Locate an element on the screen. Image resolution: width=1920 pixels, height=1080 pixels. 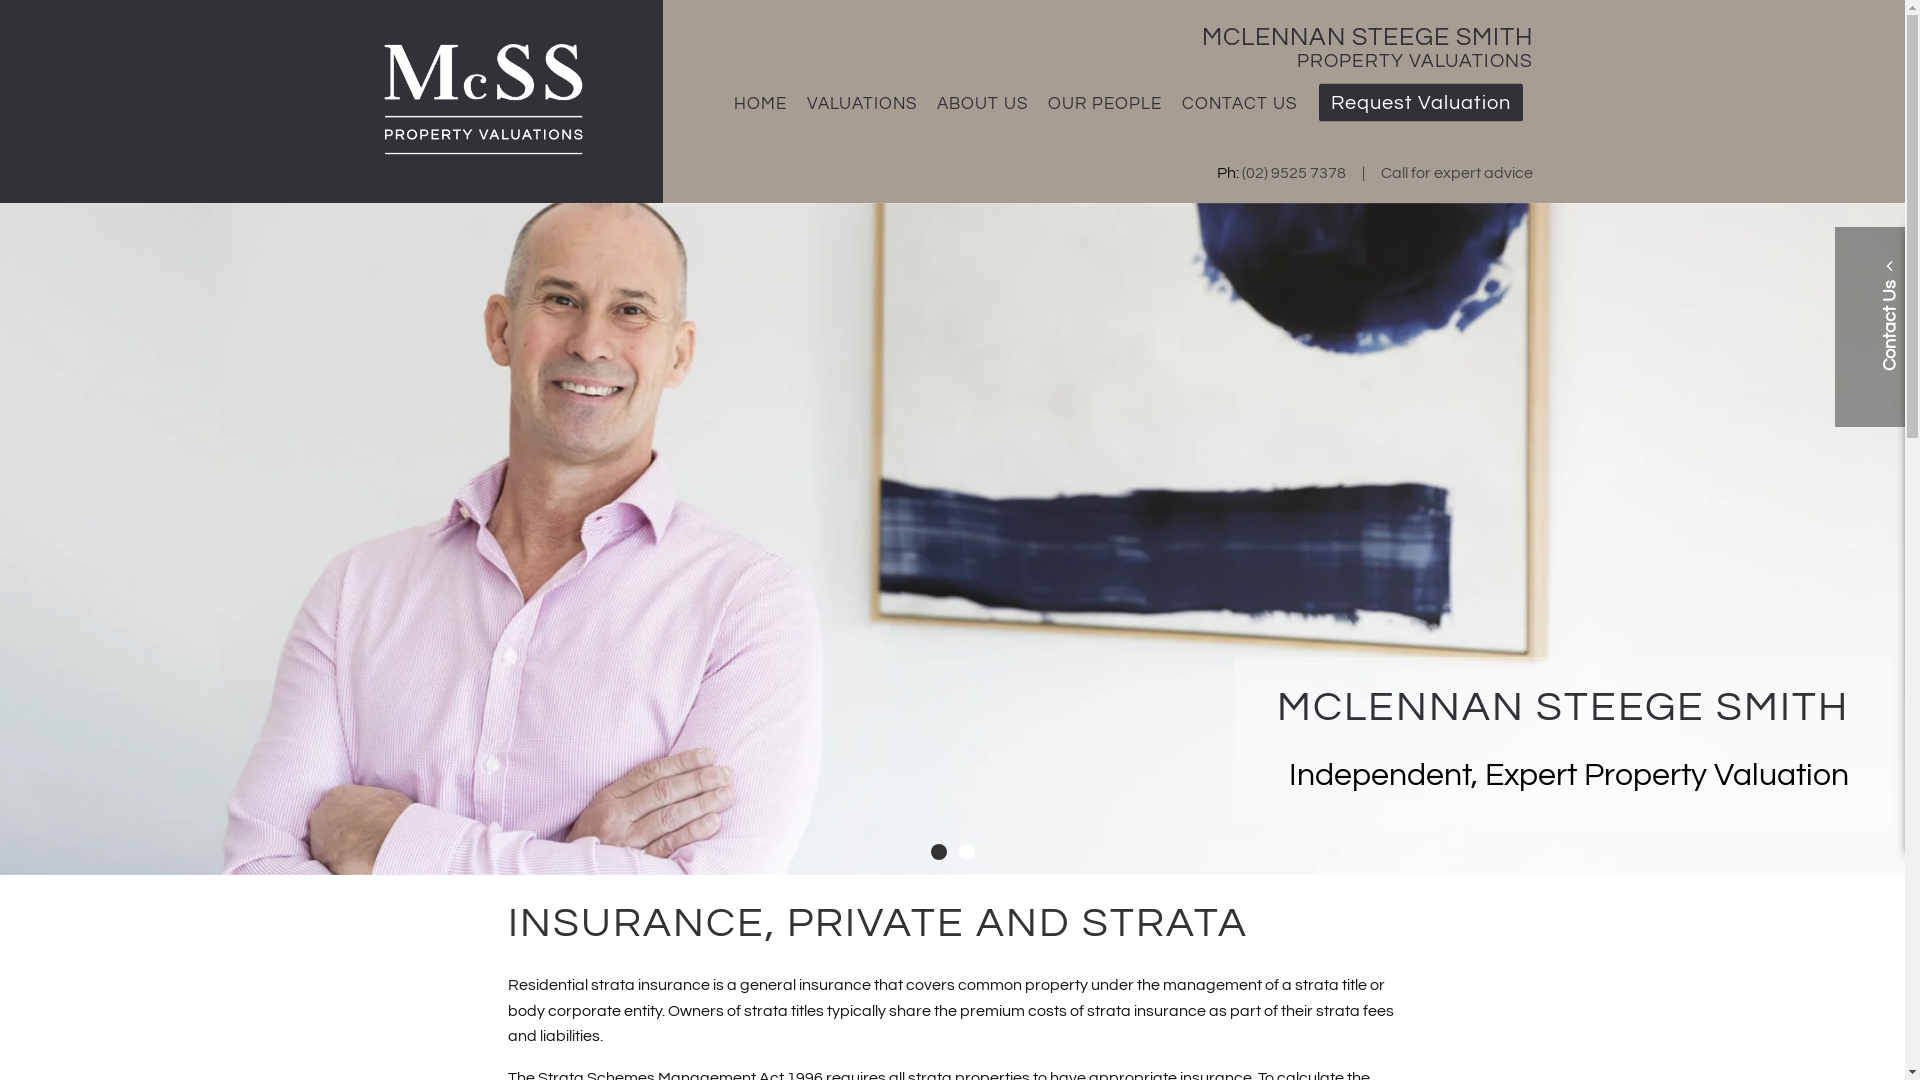
'ABOUT US' is located at coordinates (982, 104).